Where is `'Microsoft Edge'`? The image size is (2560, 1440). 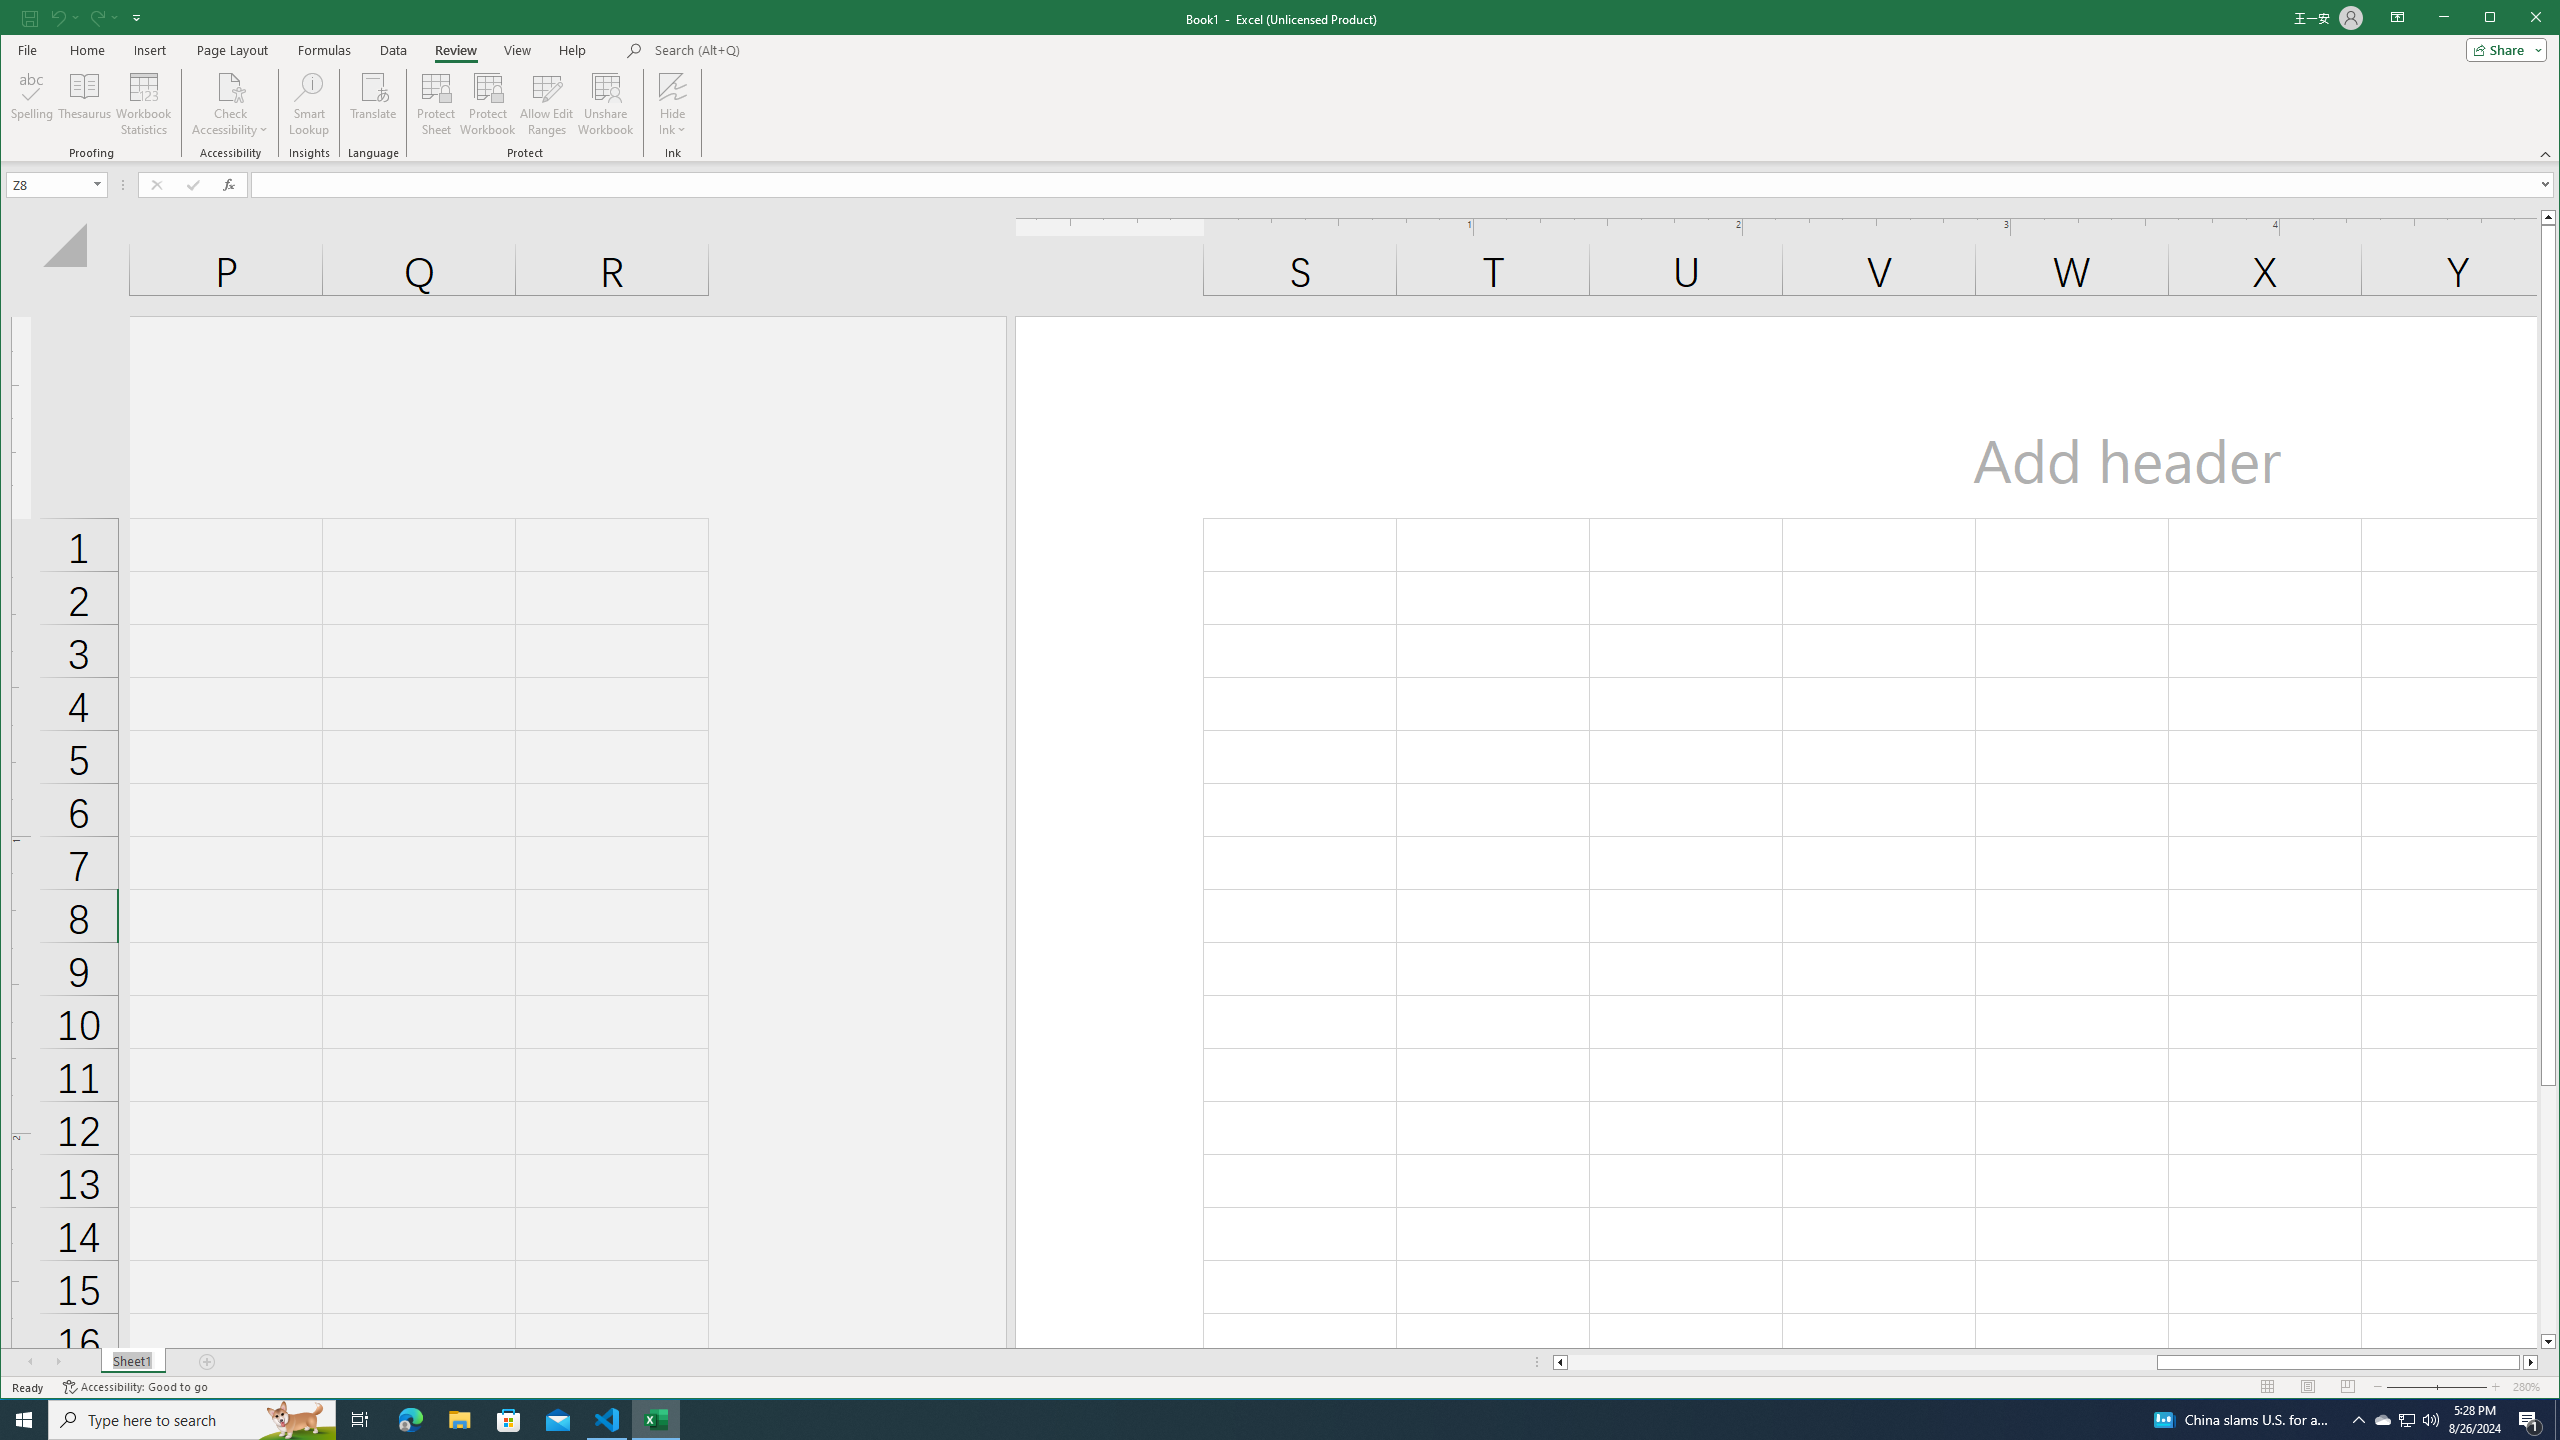
'Microsoft Edge' is located at coordinates (409, 1418).